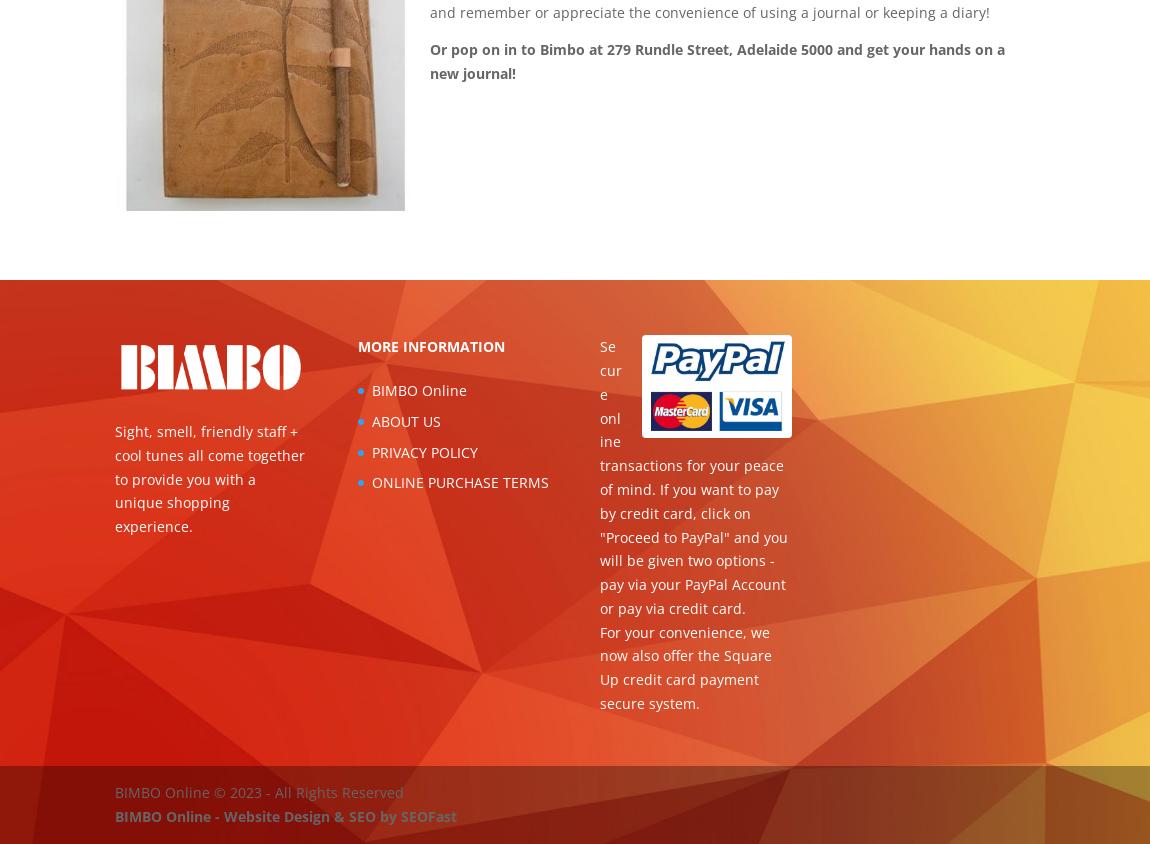  Describe the element at coordinates (424, 450) in the screenshot. I see `'PRIVACY POLICY'` at that location.